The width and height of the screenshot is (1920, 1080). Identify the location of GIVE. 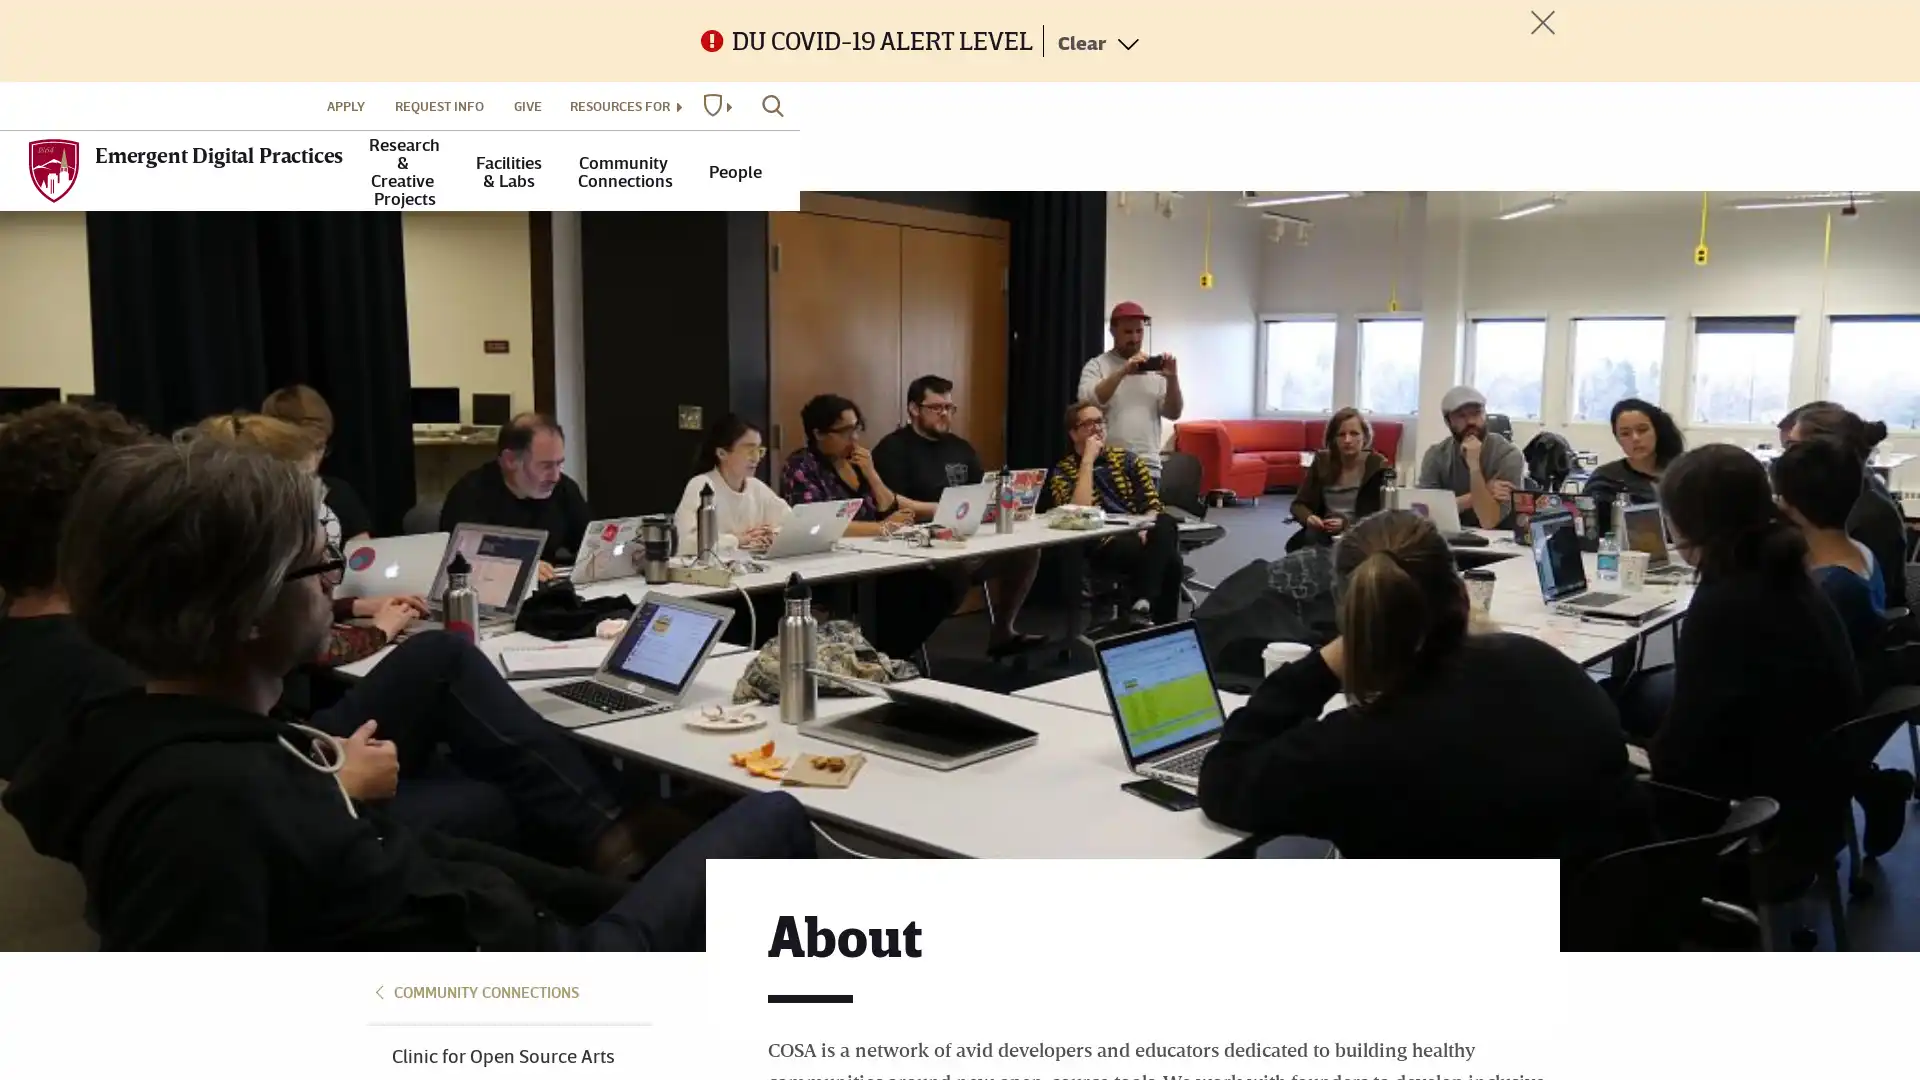
(1287, 105).